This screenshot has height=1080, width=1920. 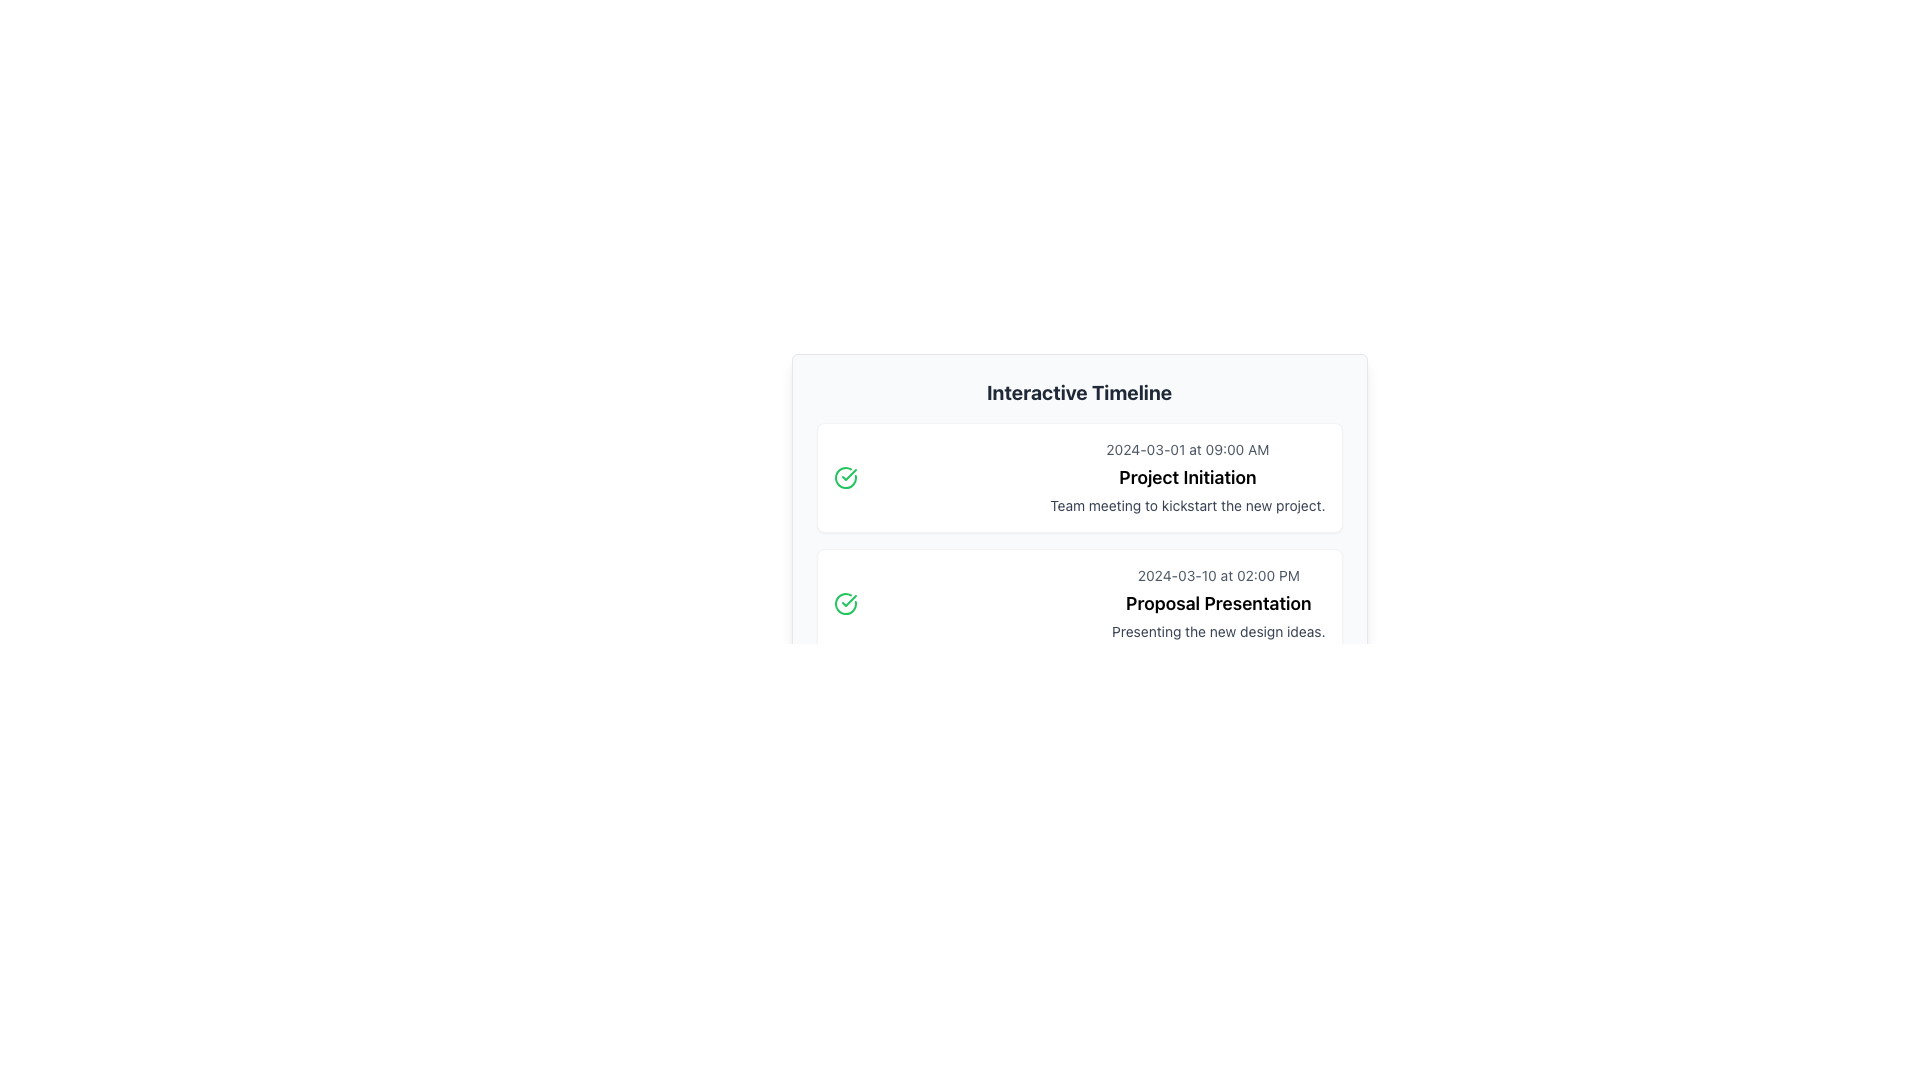 What do you see at coordinates (1078, 478) in the screenshot?
I see `the first event card in the vertical timeline that displays key information such as date, time, title, and description` at bounding box center [1078, 478].